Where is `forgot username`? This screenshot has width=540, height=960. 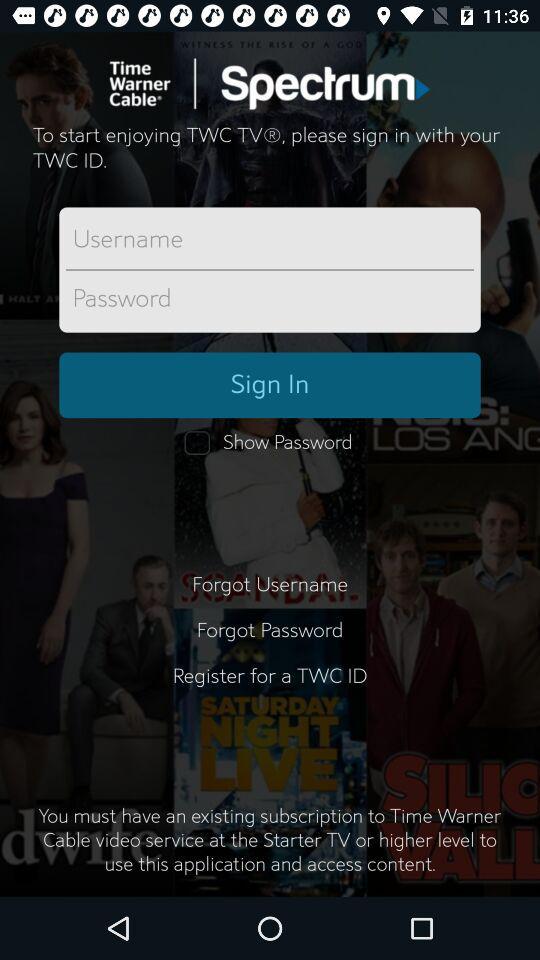
forgot username is located at coordinates (270, 585).